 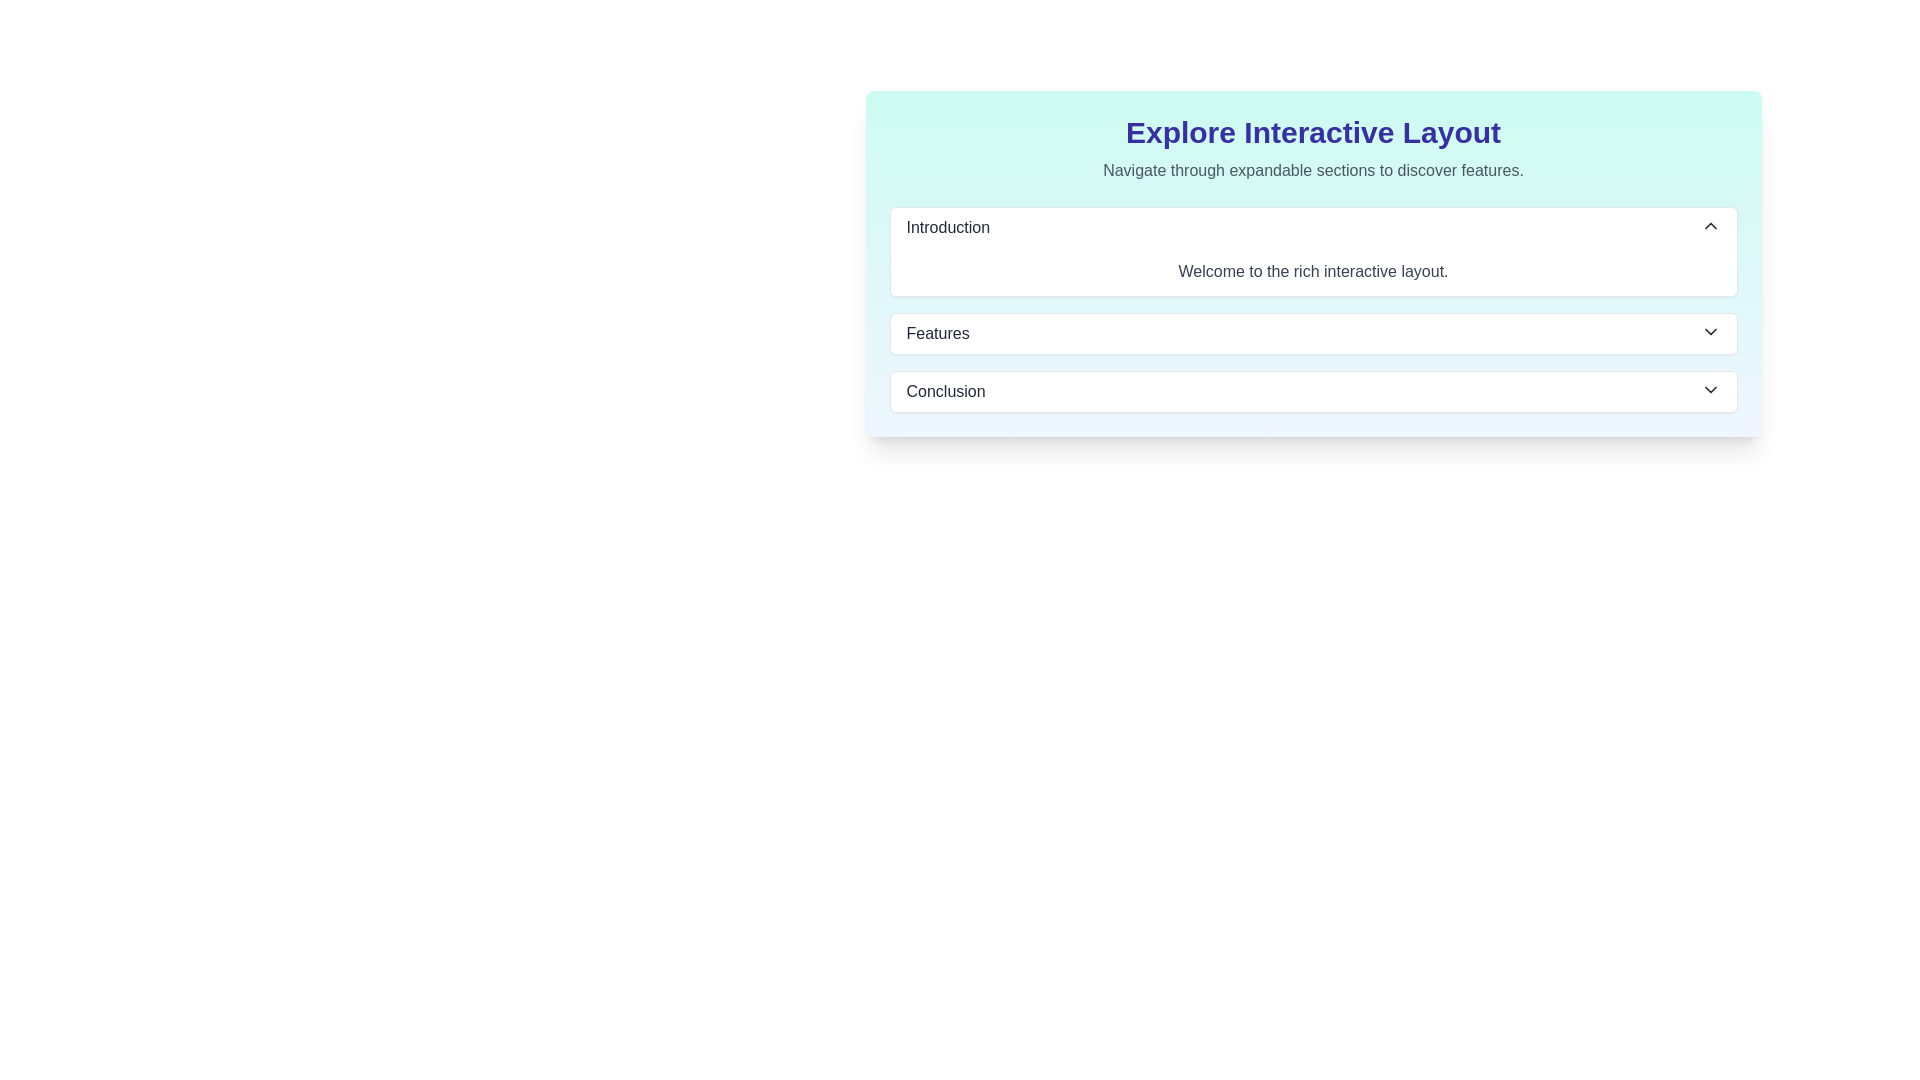 I want to click on the Chevron Up icon located at the right end of the 'Introduction' section header, so click(x=1709, y=225).